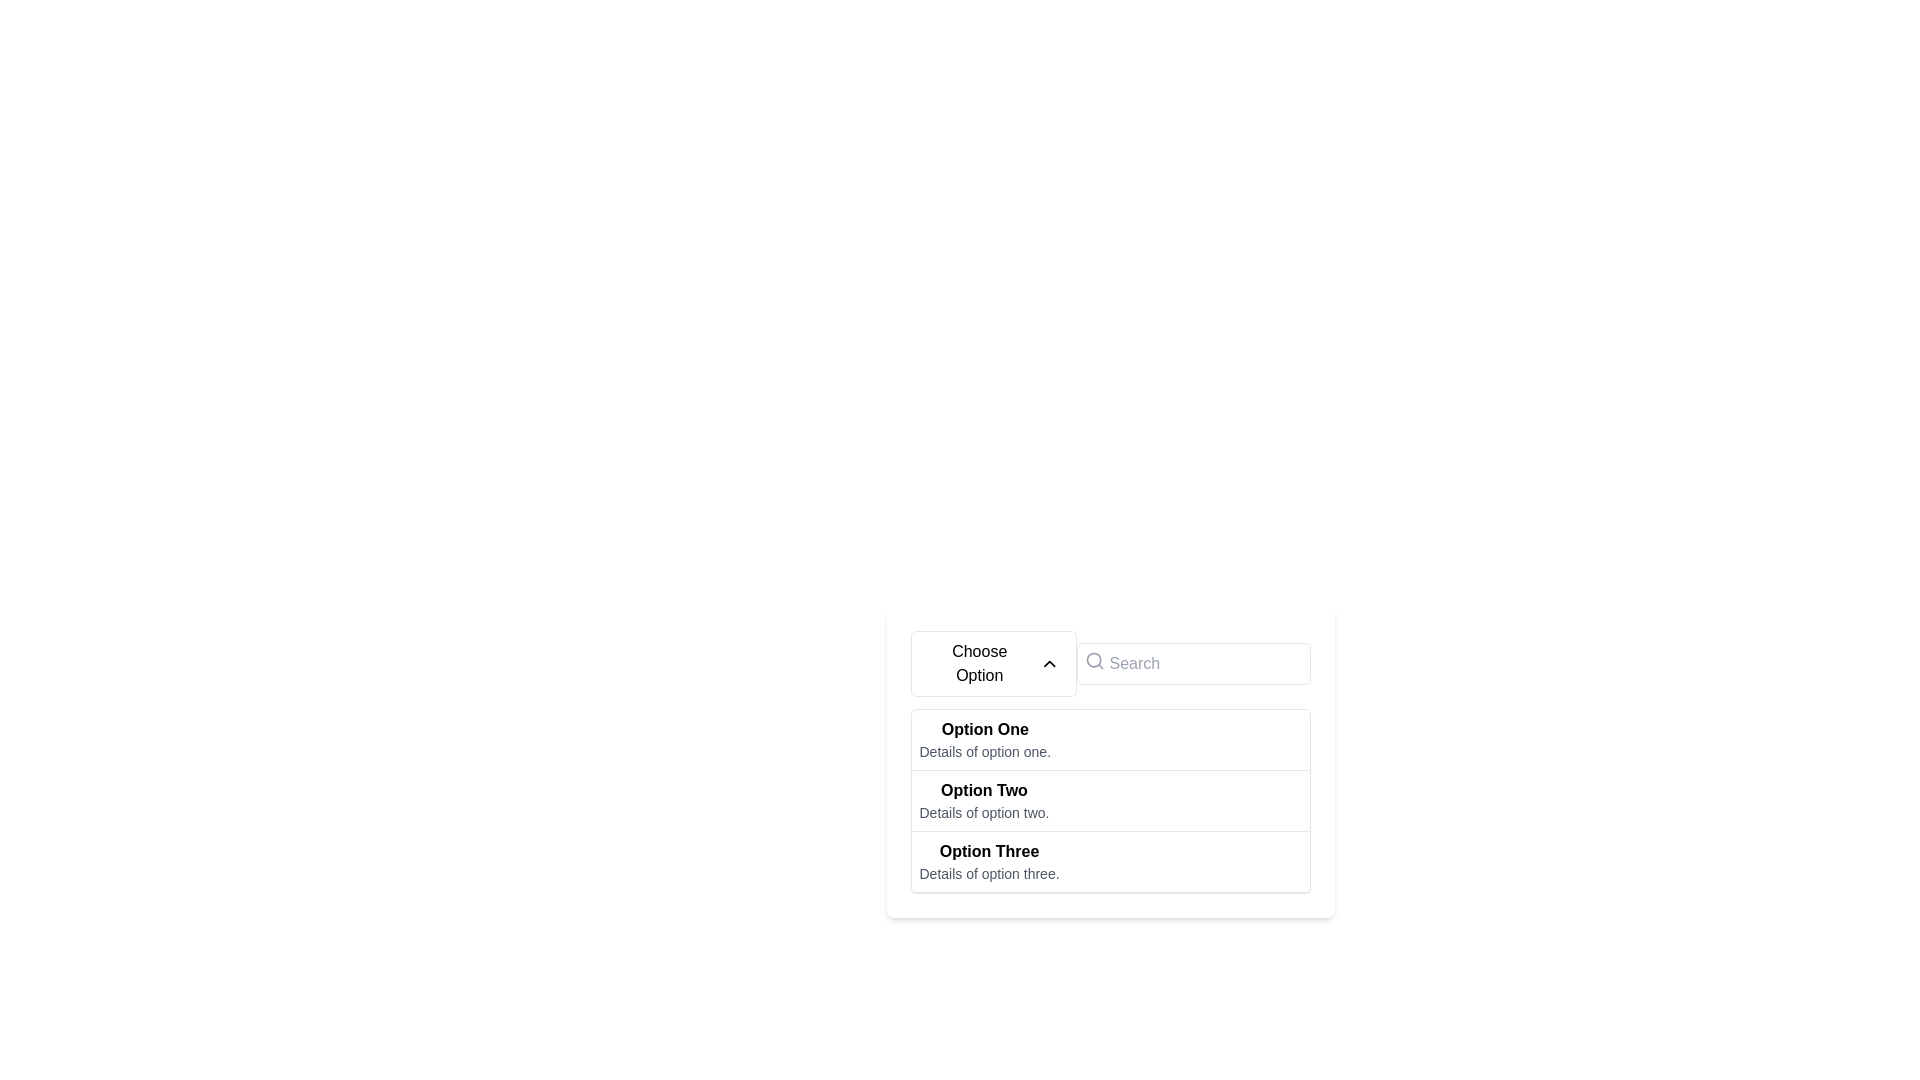 This screenshot has height=1080, width=1920. What do you see at coordinates (993, 663) in the screenshot?
I see `the 'Choose Option' button, which is a rectangular dropdown trigger with rounded corners and an upward chevron, located in the top-left part of the dropdown menu` at bounding box center [993, 663].